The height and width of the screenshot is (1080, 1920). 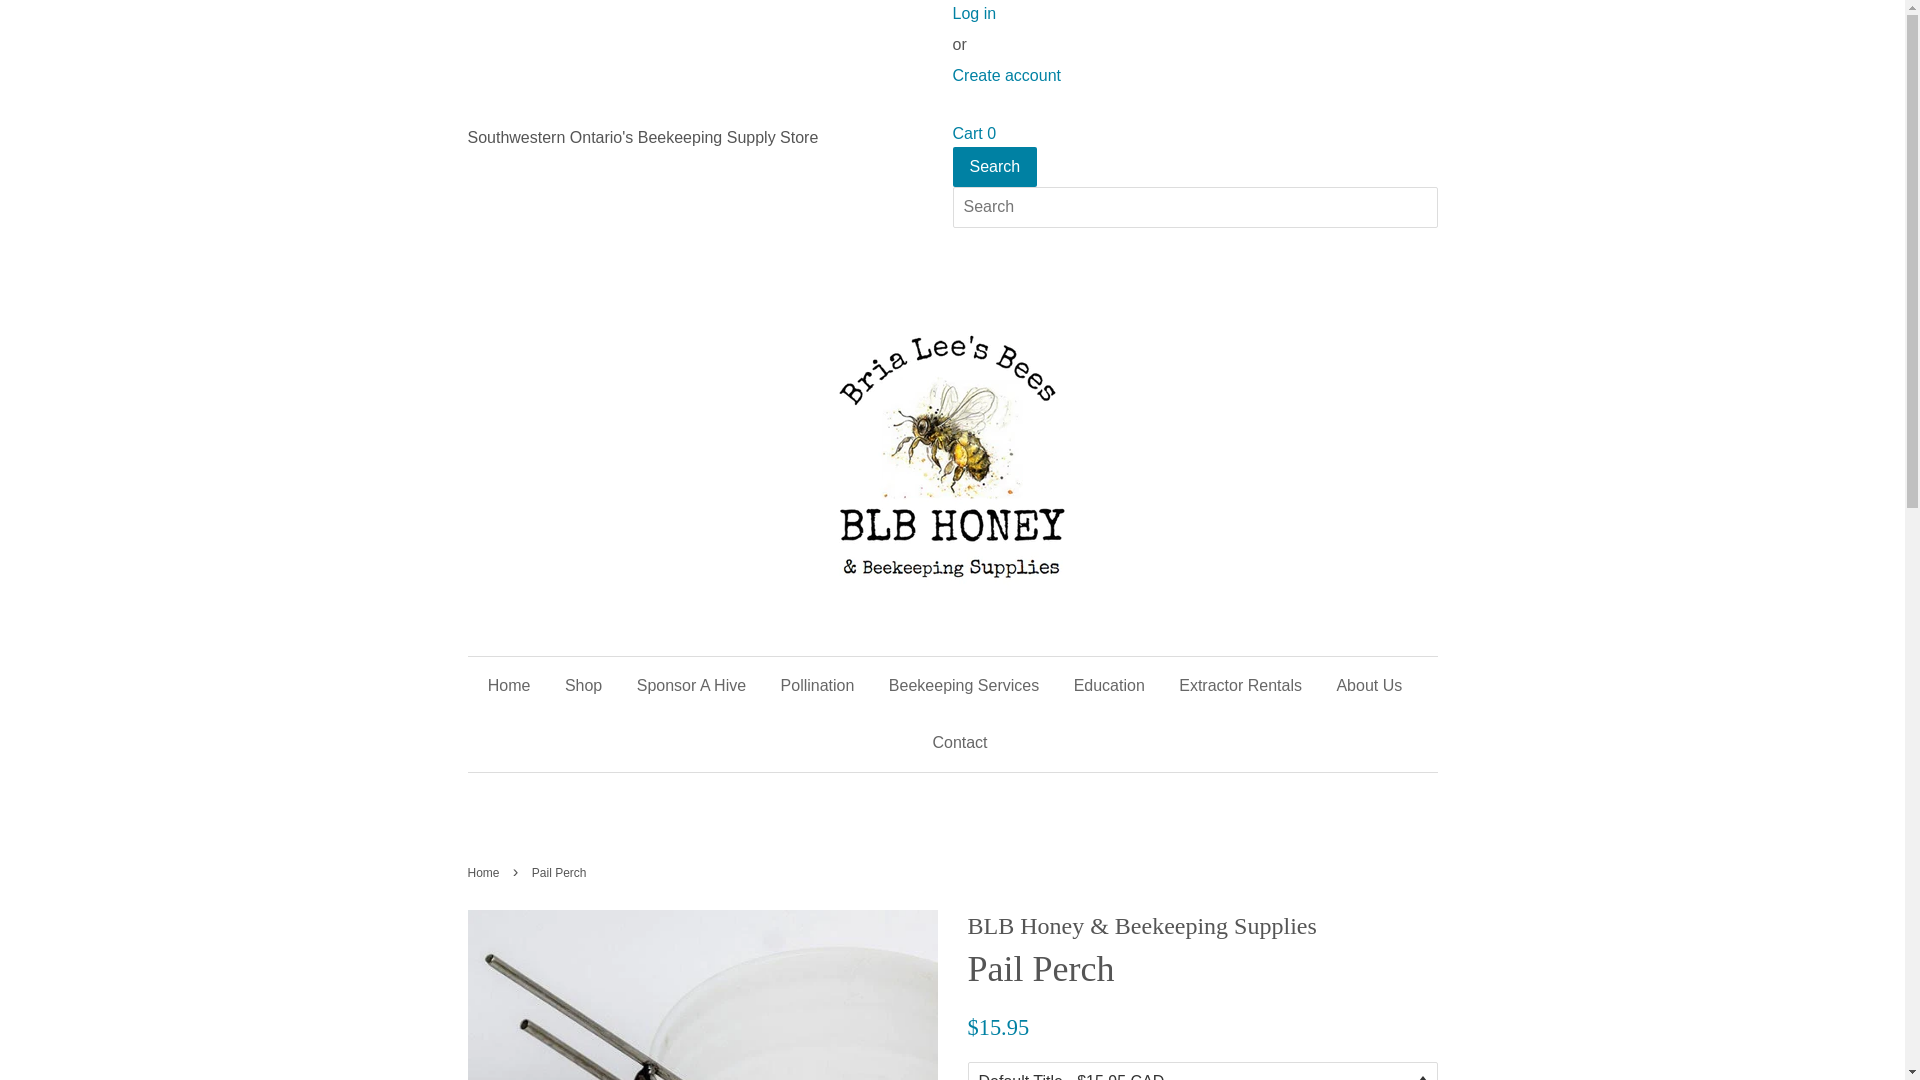 I want to click on 'Shop', so click(x=582, y=684).